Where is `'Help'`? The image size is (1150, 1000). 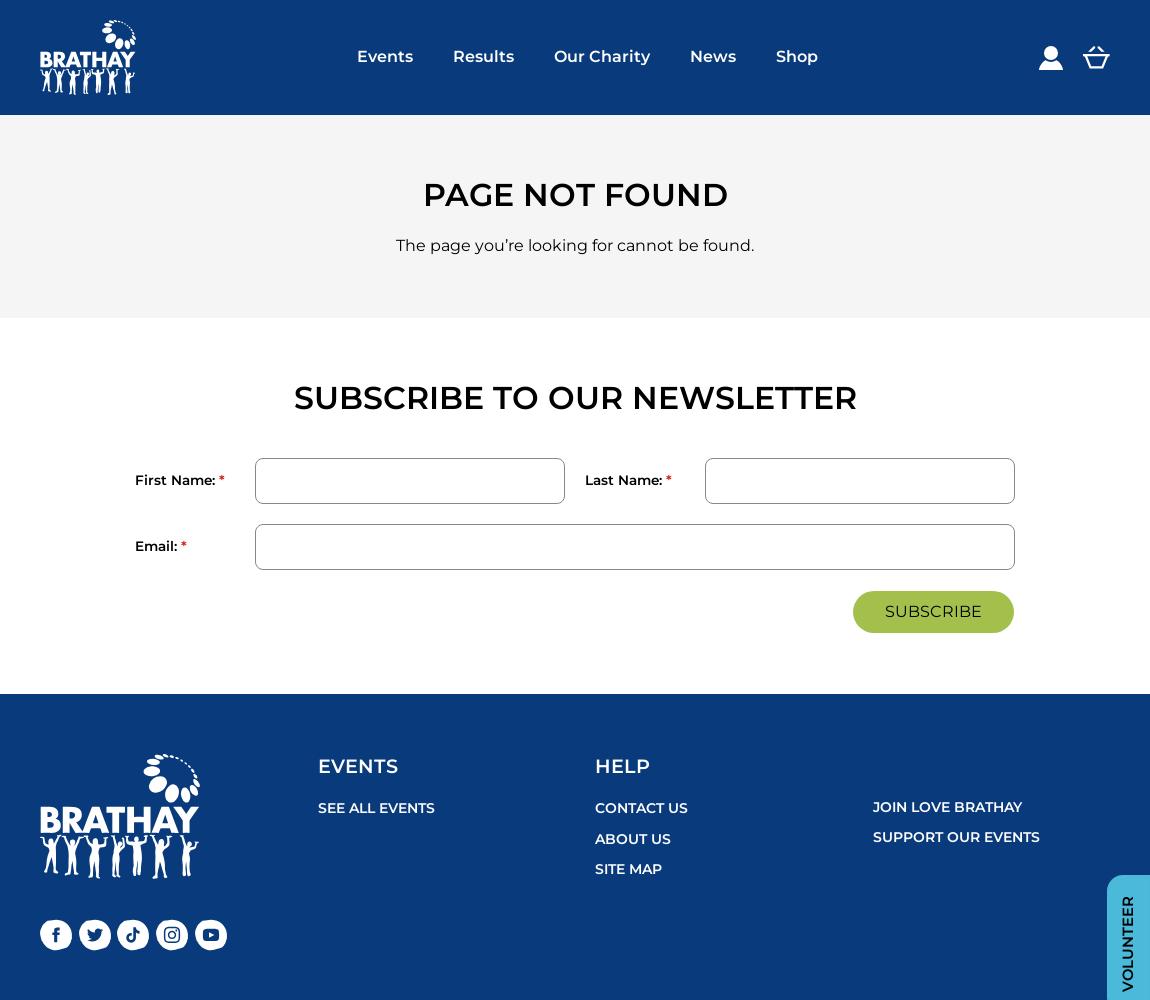
'Help' is located at coordinates (594, 766).